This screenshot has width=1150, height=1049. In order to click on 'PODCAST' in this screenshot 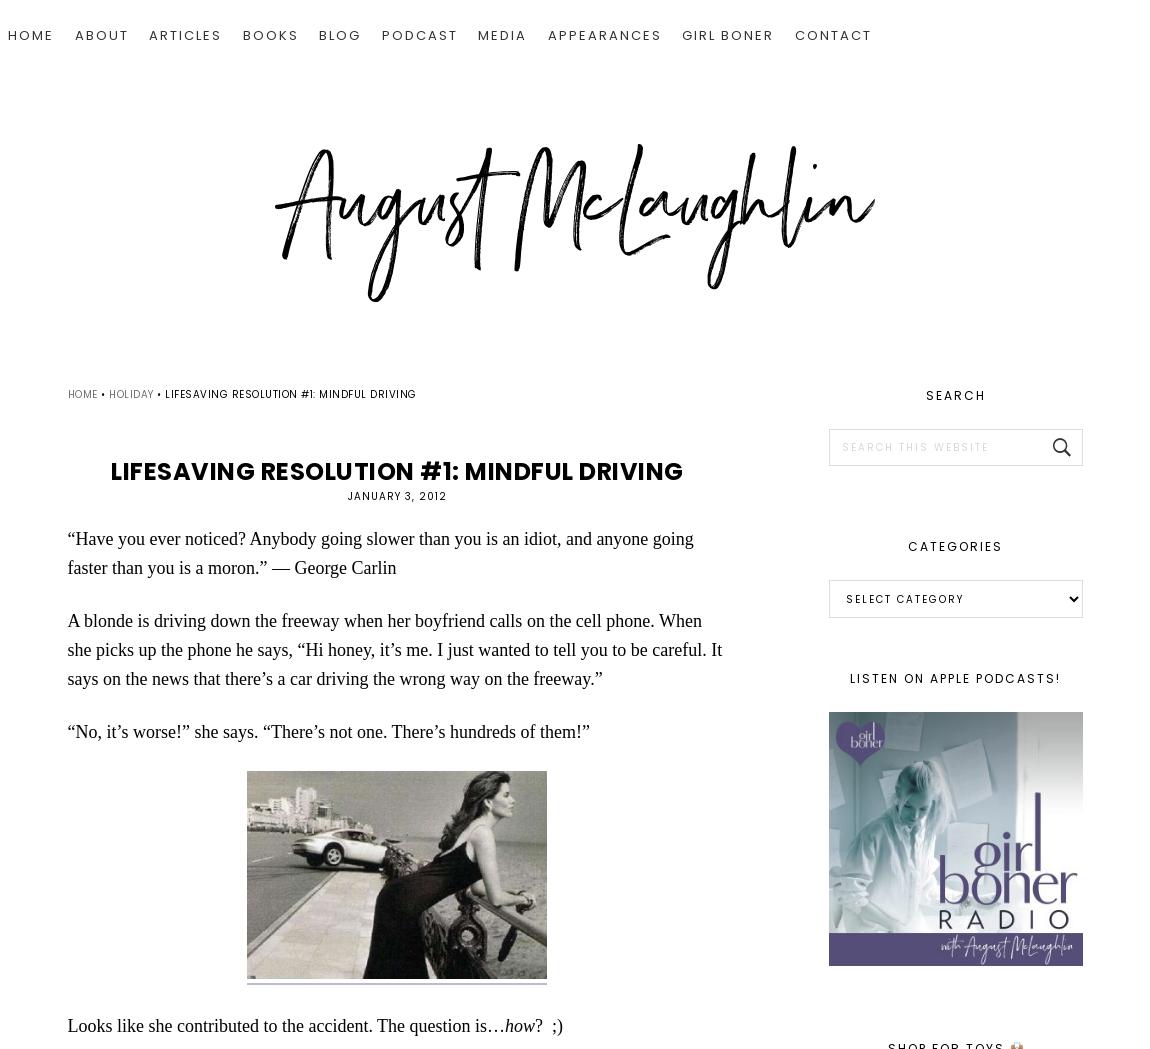, I will do `click(380, 34)`.